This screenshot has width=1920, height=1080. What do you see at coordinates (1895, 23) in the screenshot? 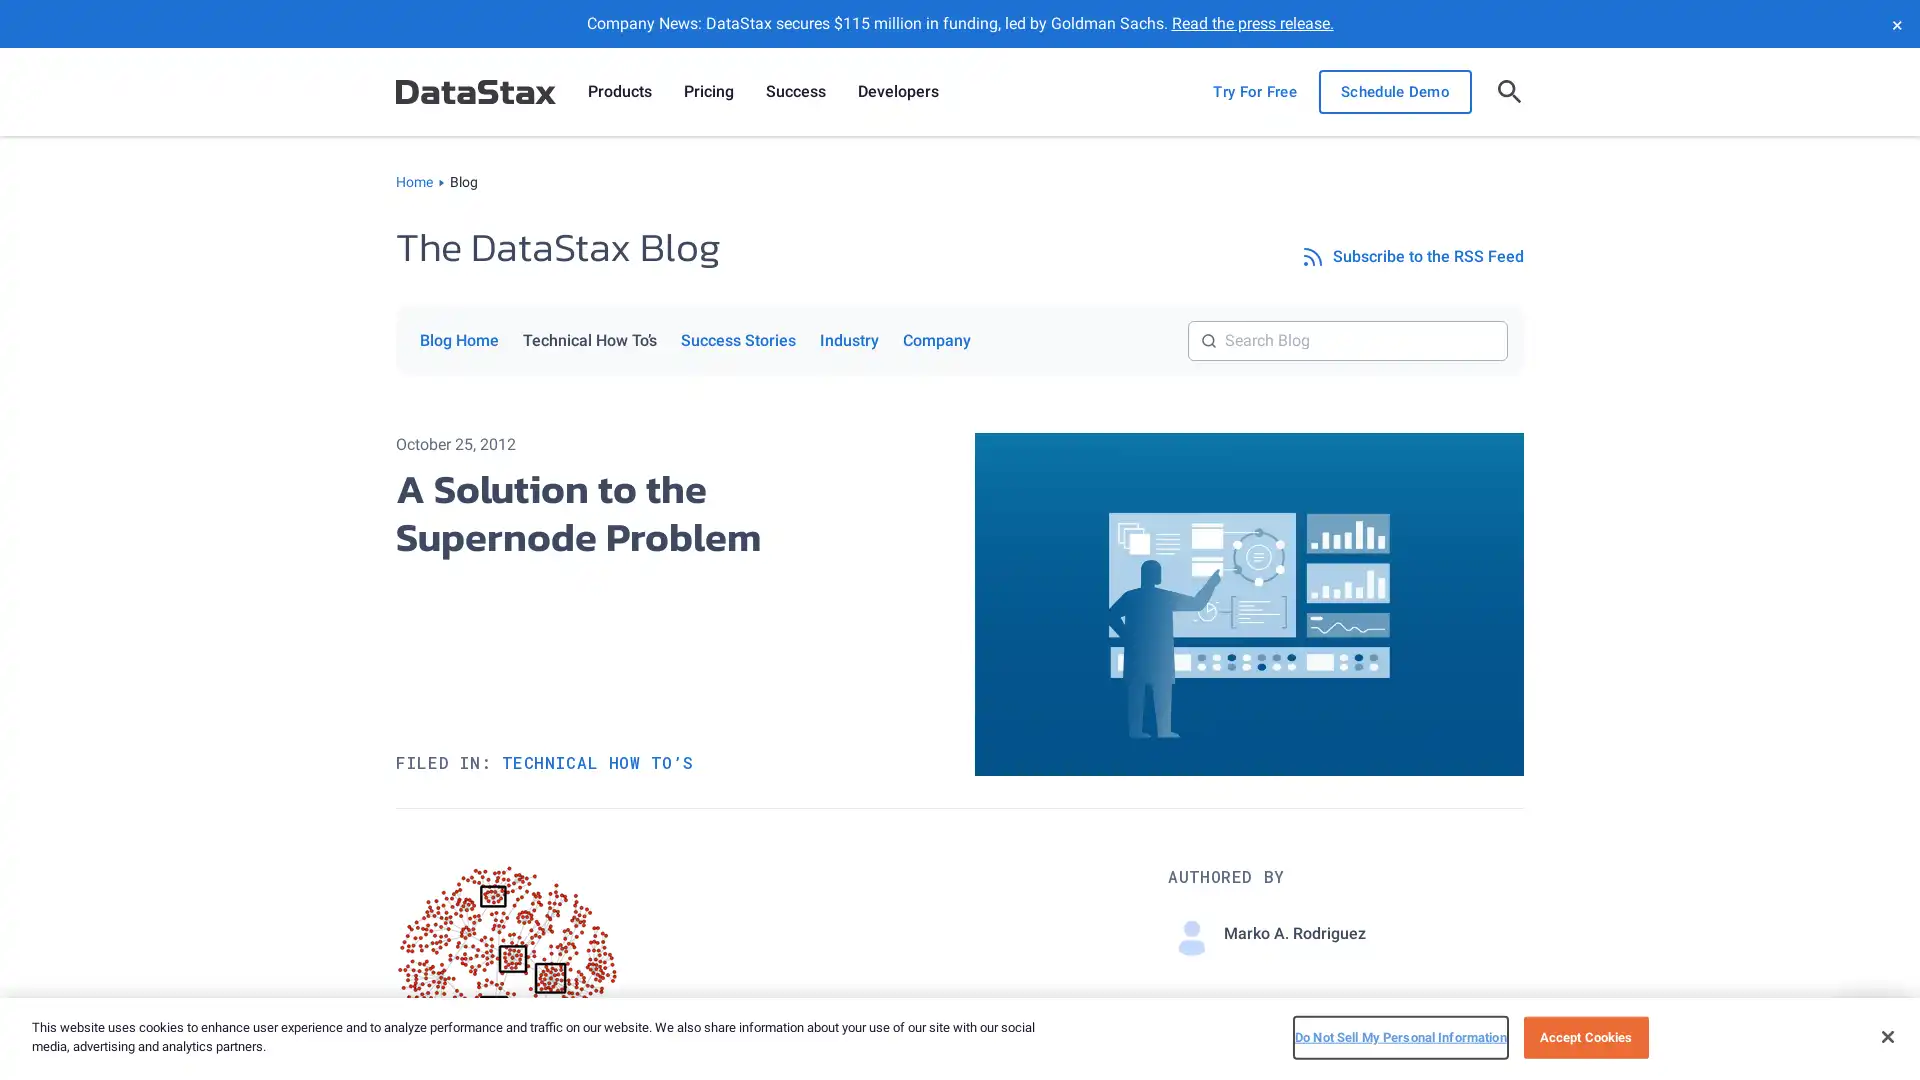
I see `Dismiss` at bounding box center [1895, 23].